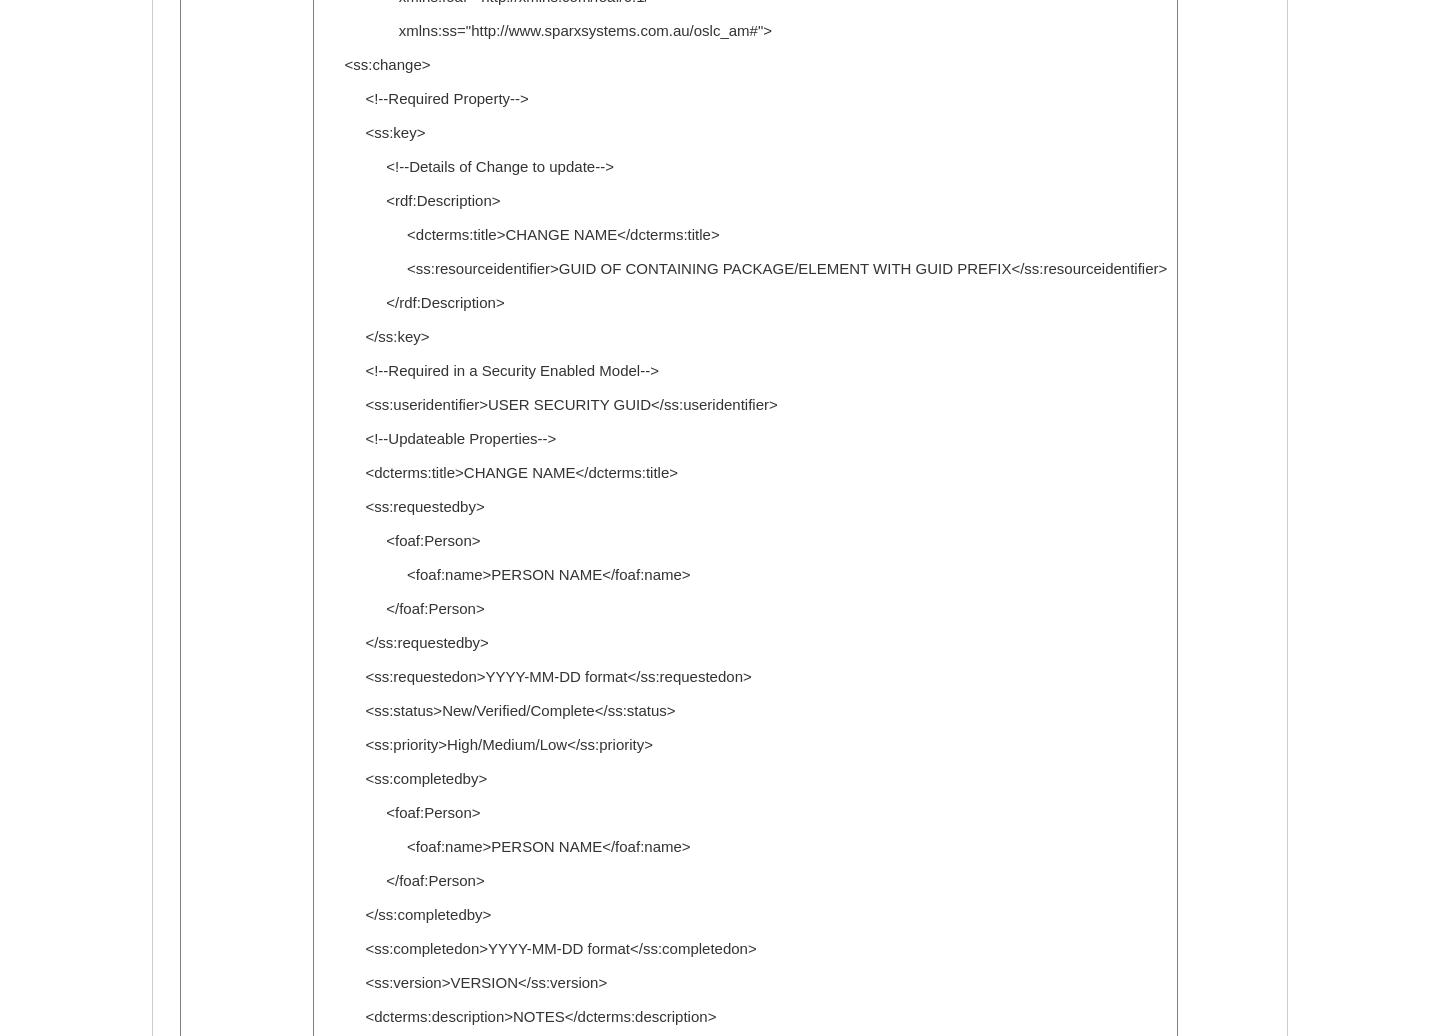  Describe the element at coordinates (744, 268) in the screenshot. I see `'<ss:resourceidentifier>GUID OF CONTAINING PACKAGE/ELEMENT WITH GUID PREFIX</ss:resourceidentifier>'` at that location.